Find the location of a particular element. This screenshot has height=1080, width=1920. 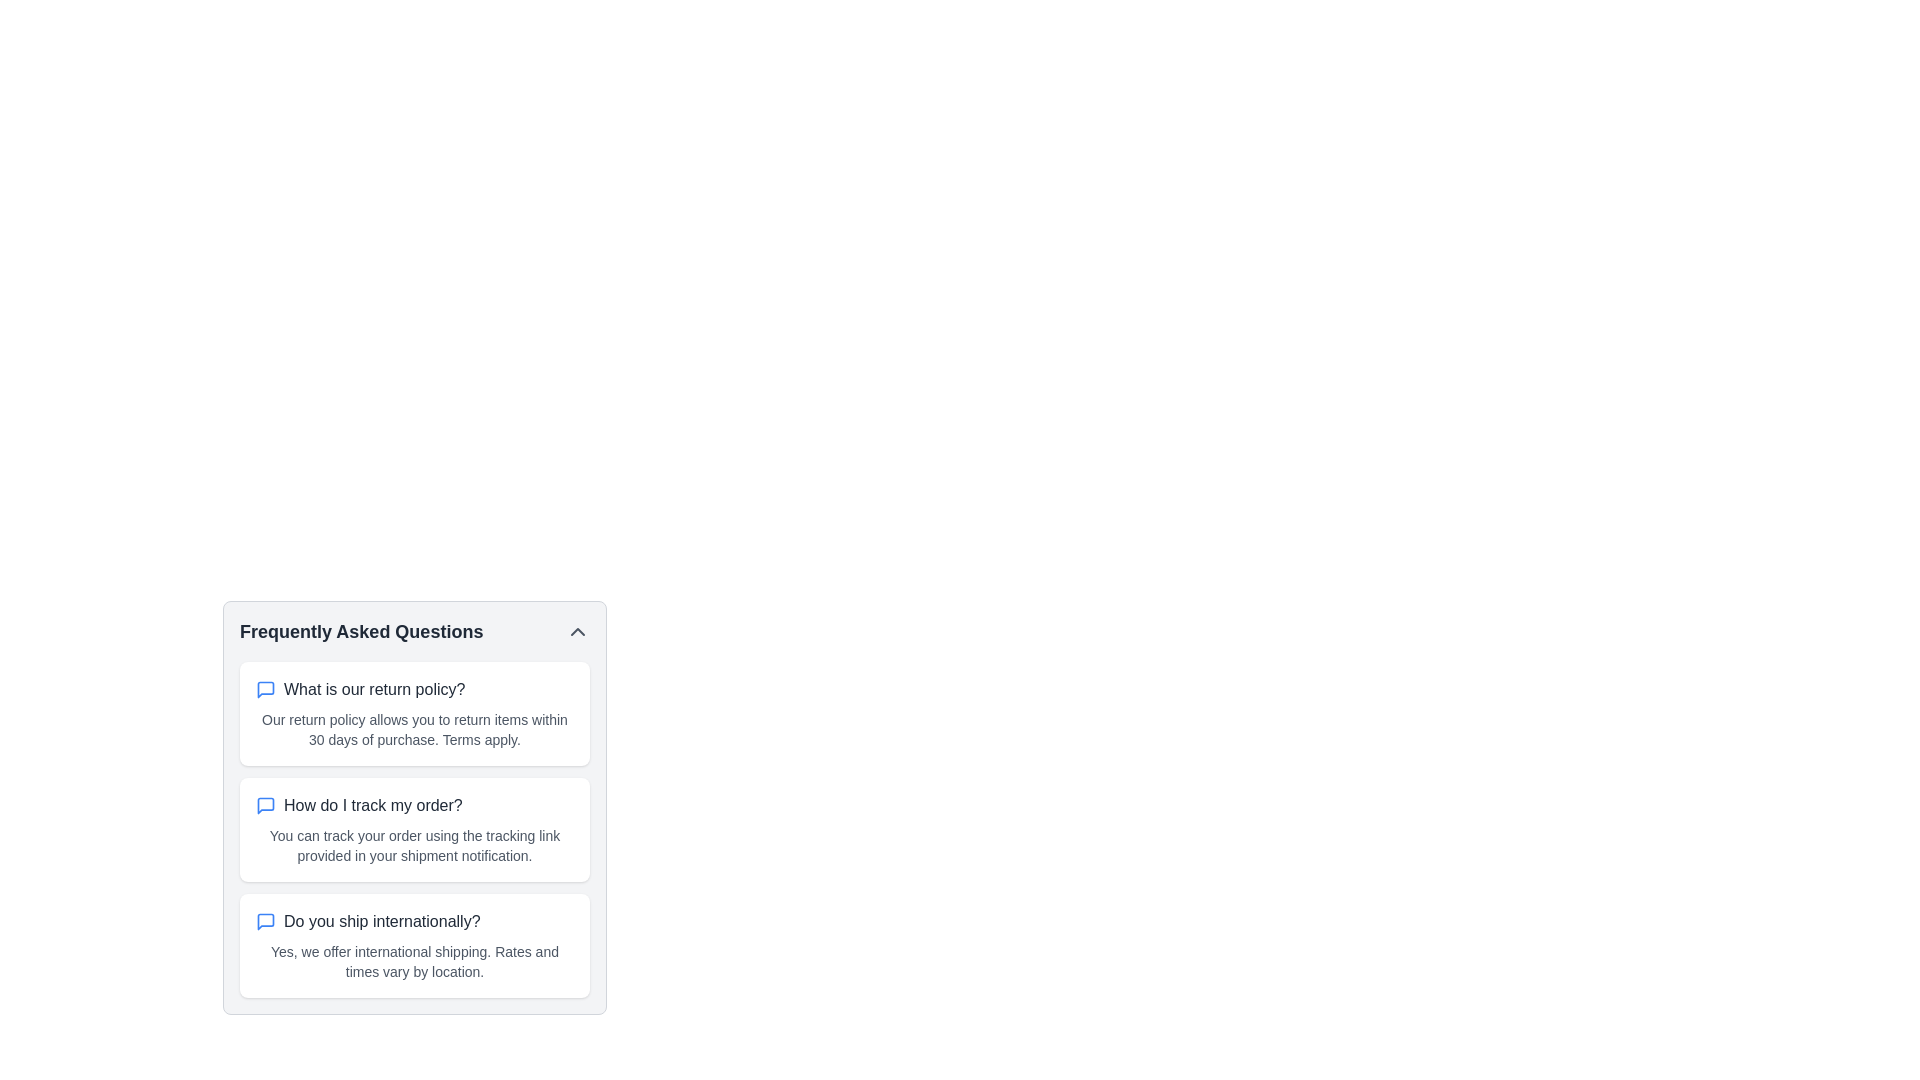

the chevron icon located at the top-right corner of the 'Frequently Asked Questions' section is located at coordinates (576, 632).